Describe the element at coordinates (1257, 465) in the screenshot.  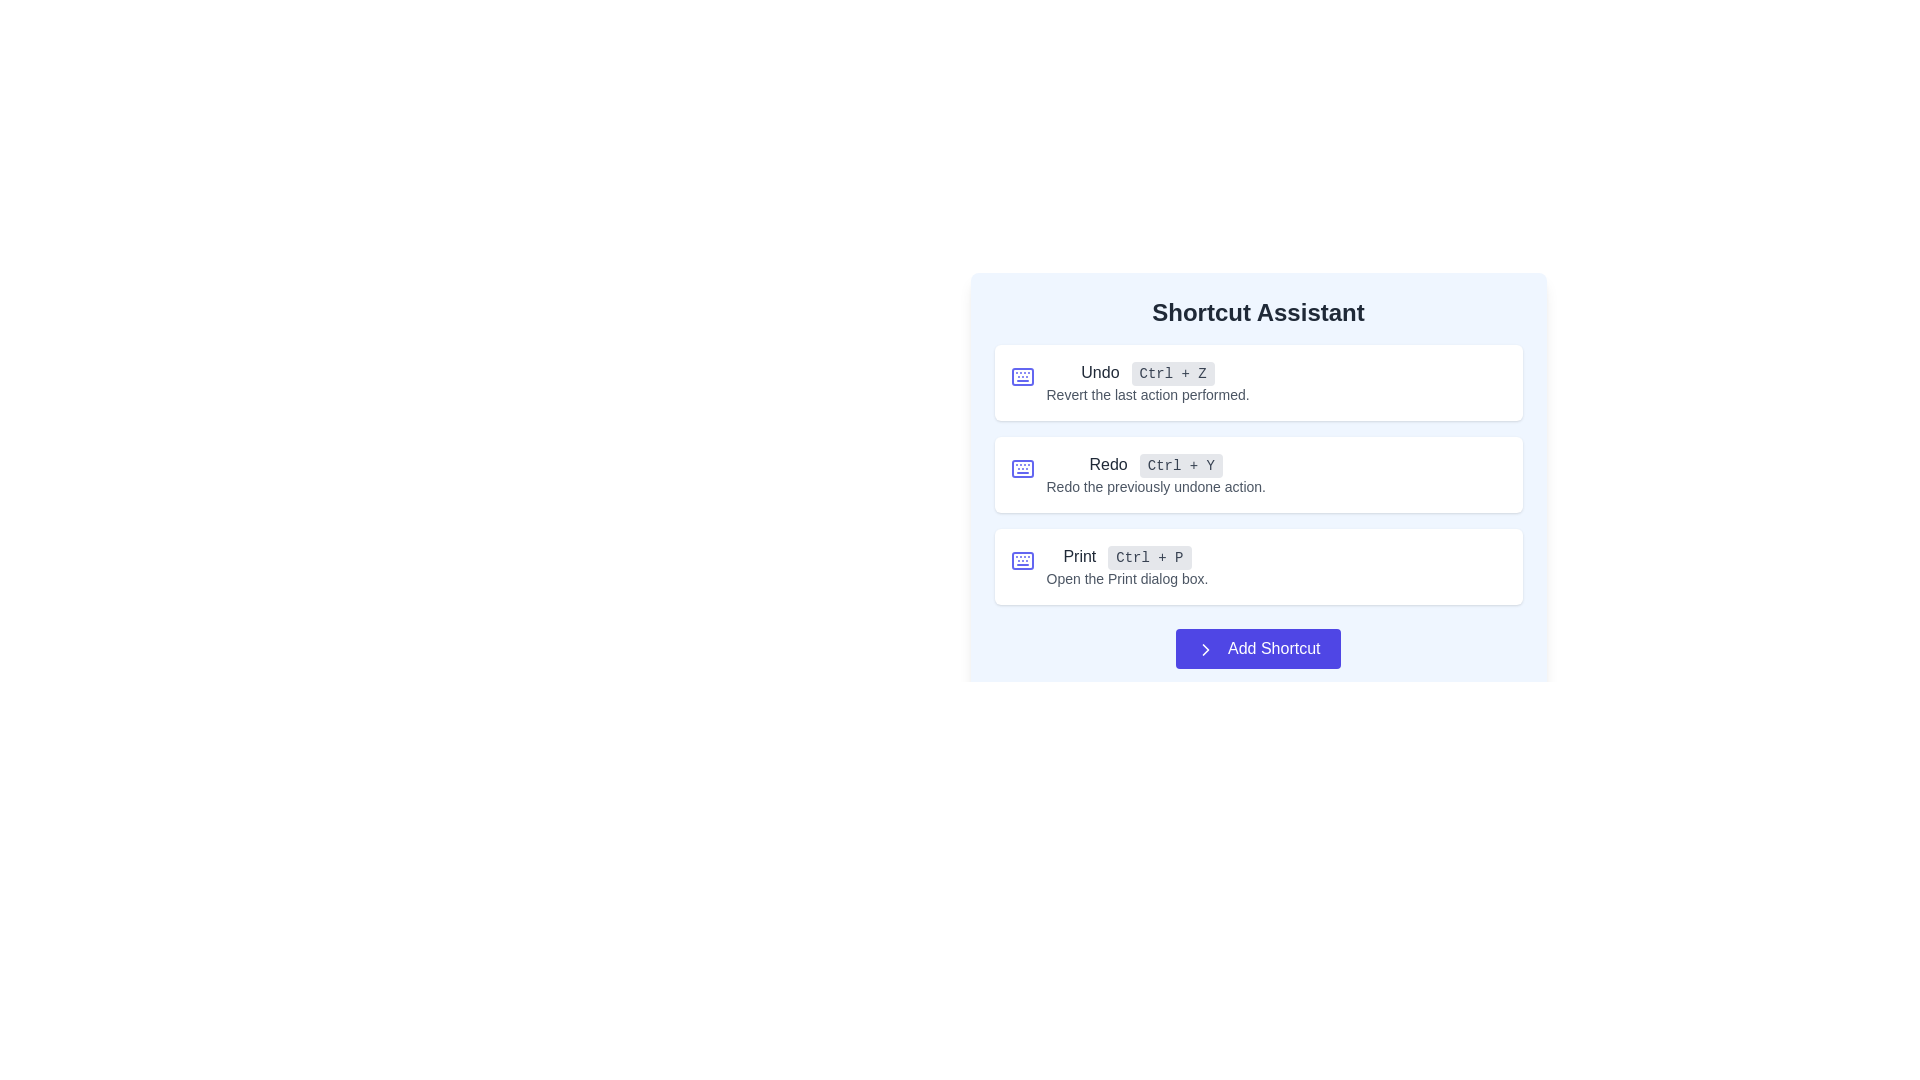
I see `the Information Card labeled 'Redo Ctrl + Y' which is the second item in the 'Shortcut Assistant' box` at that location.